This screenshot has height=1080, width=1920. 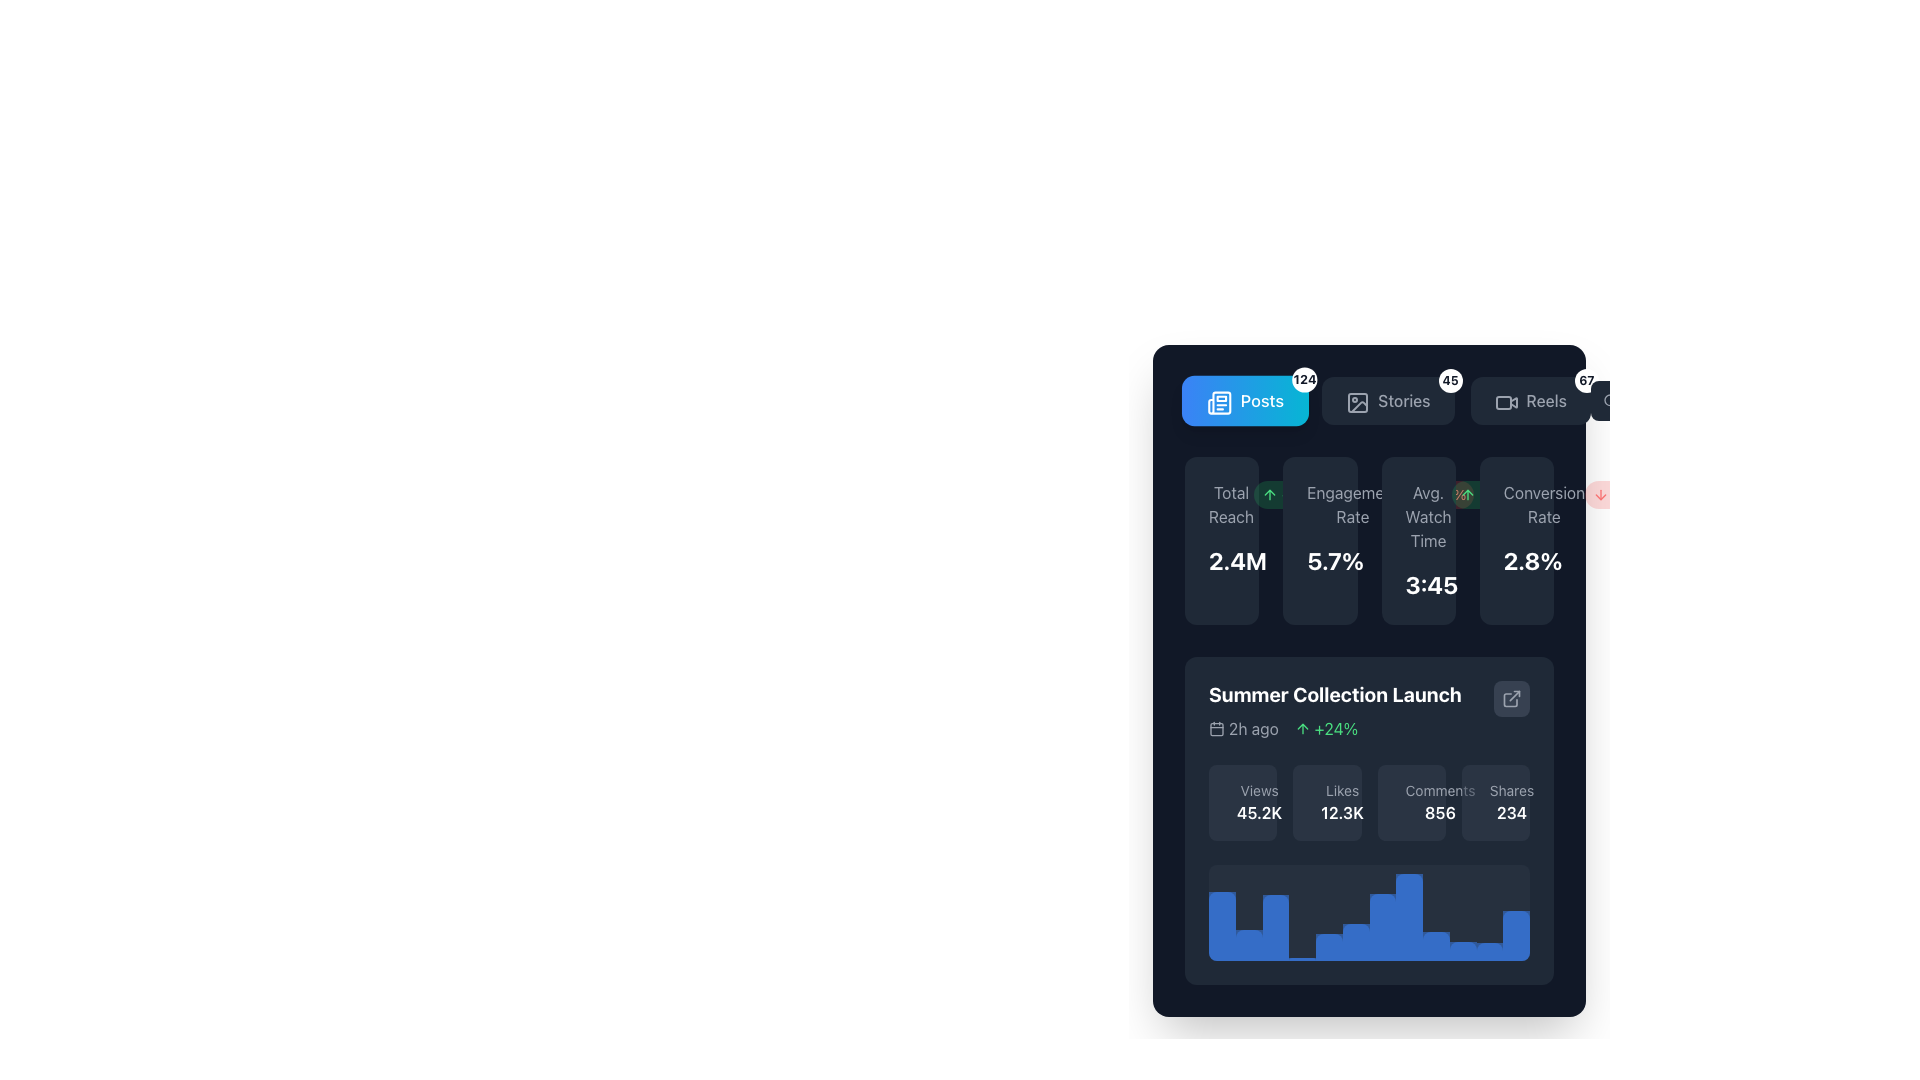 I want to click on the upward arrow icon representing an increase, which is located to the left of the text '+12.5%', situated in the central-right section of the interface, so click(x=1467, y=494).